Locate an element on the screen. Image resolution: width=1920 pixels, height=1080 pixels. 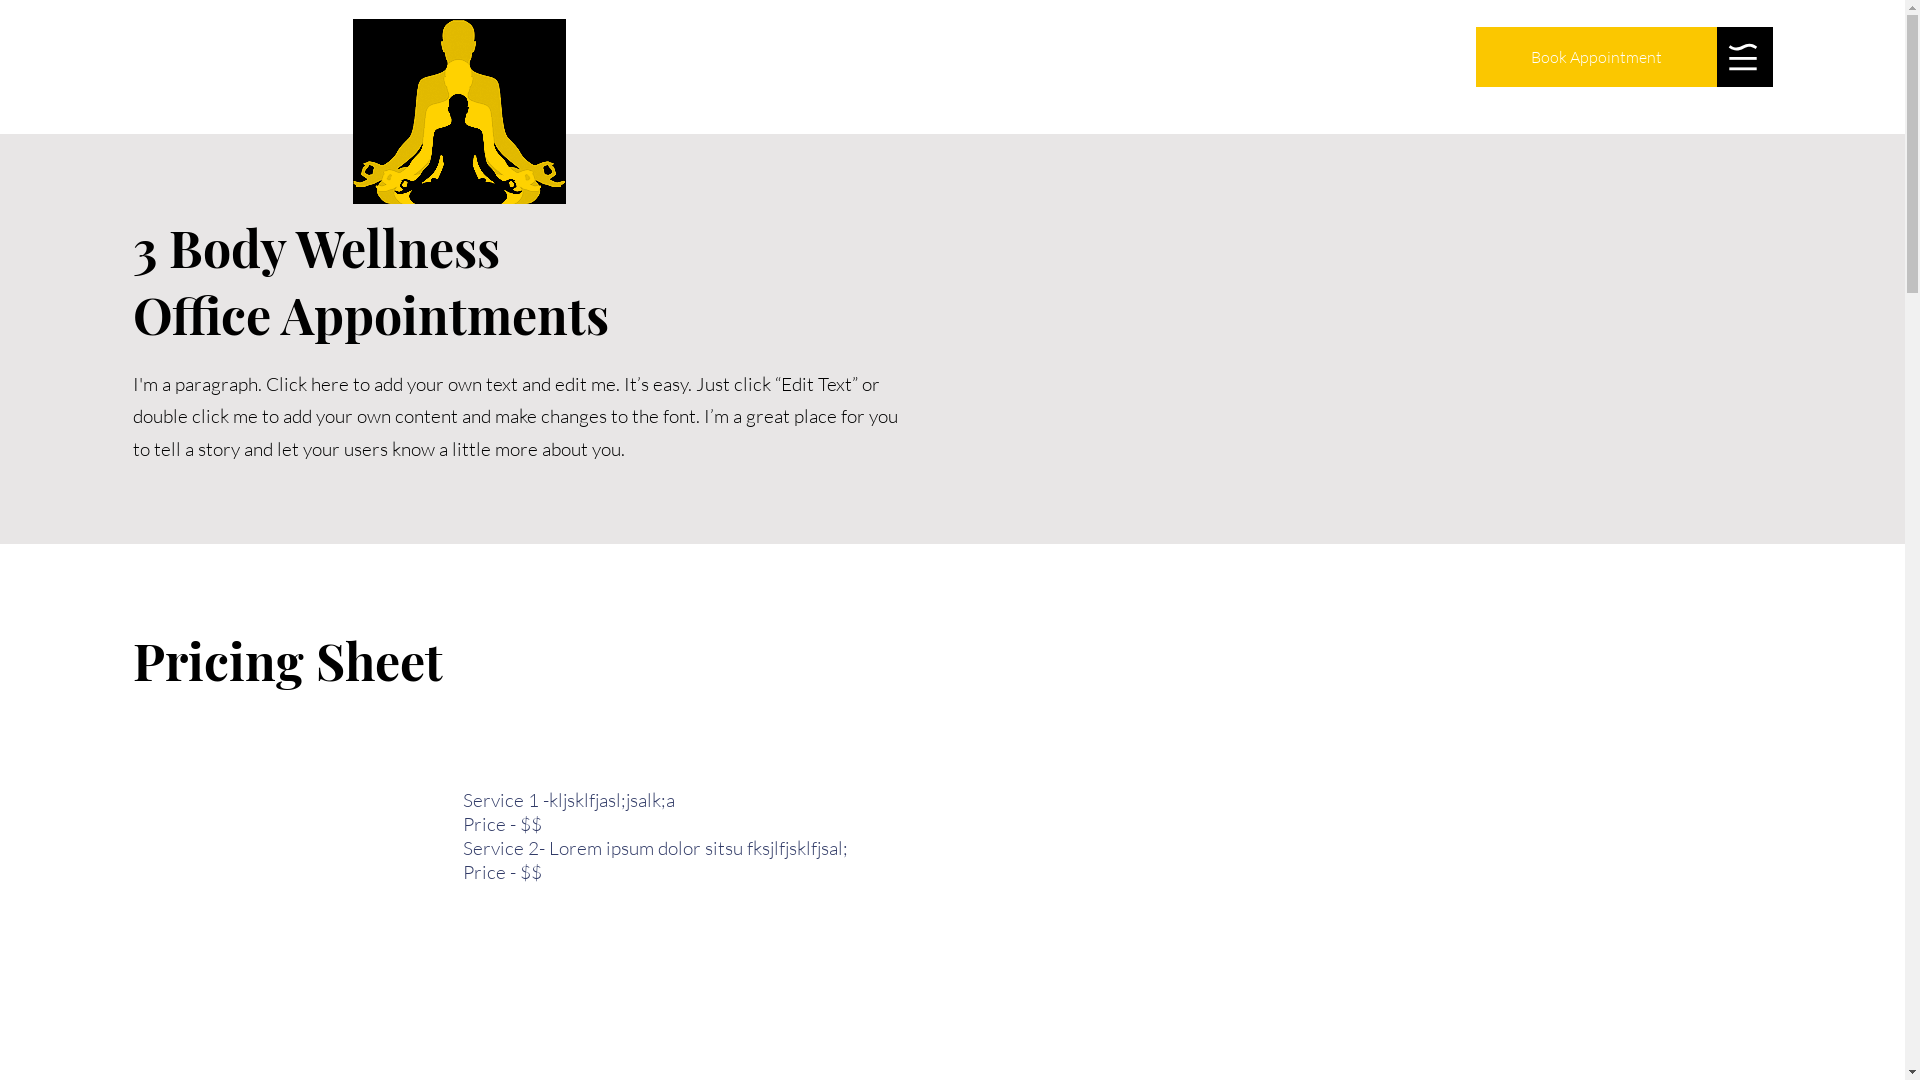
'Book Appointment' is located at coordinates (1595, 56).